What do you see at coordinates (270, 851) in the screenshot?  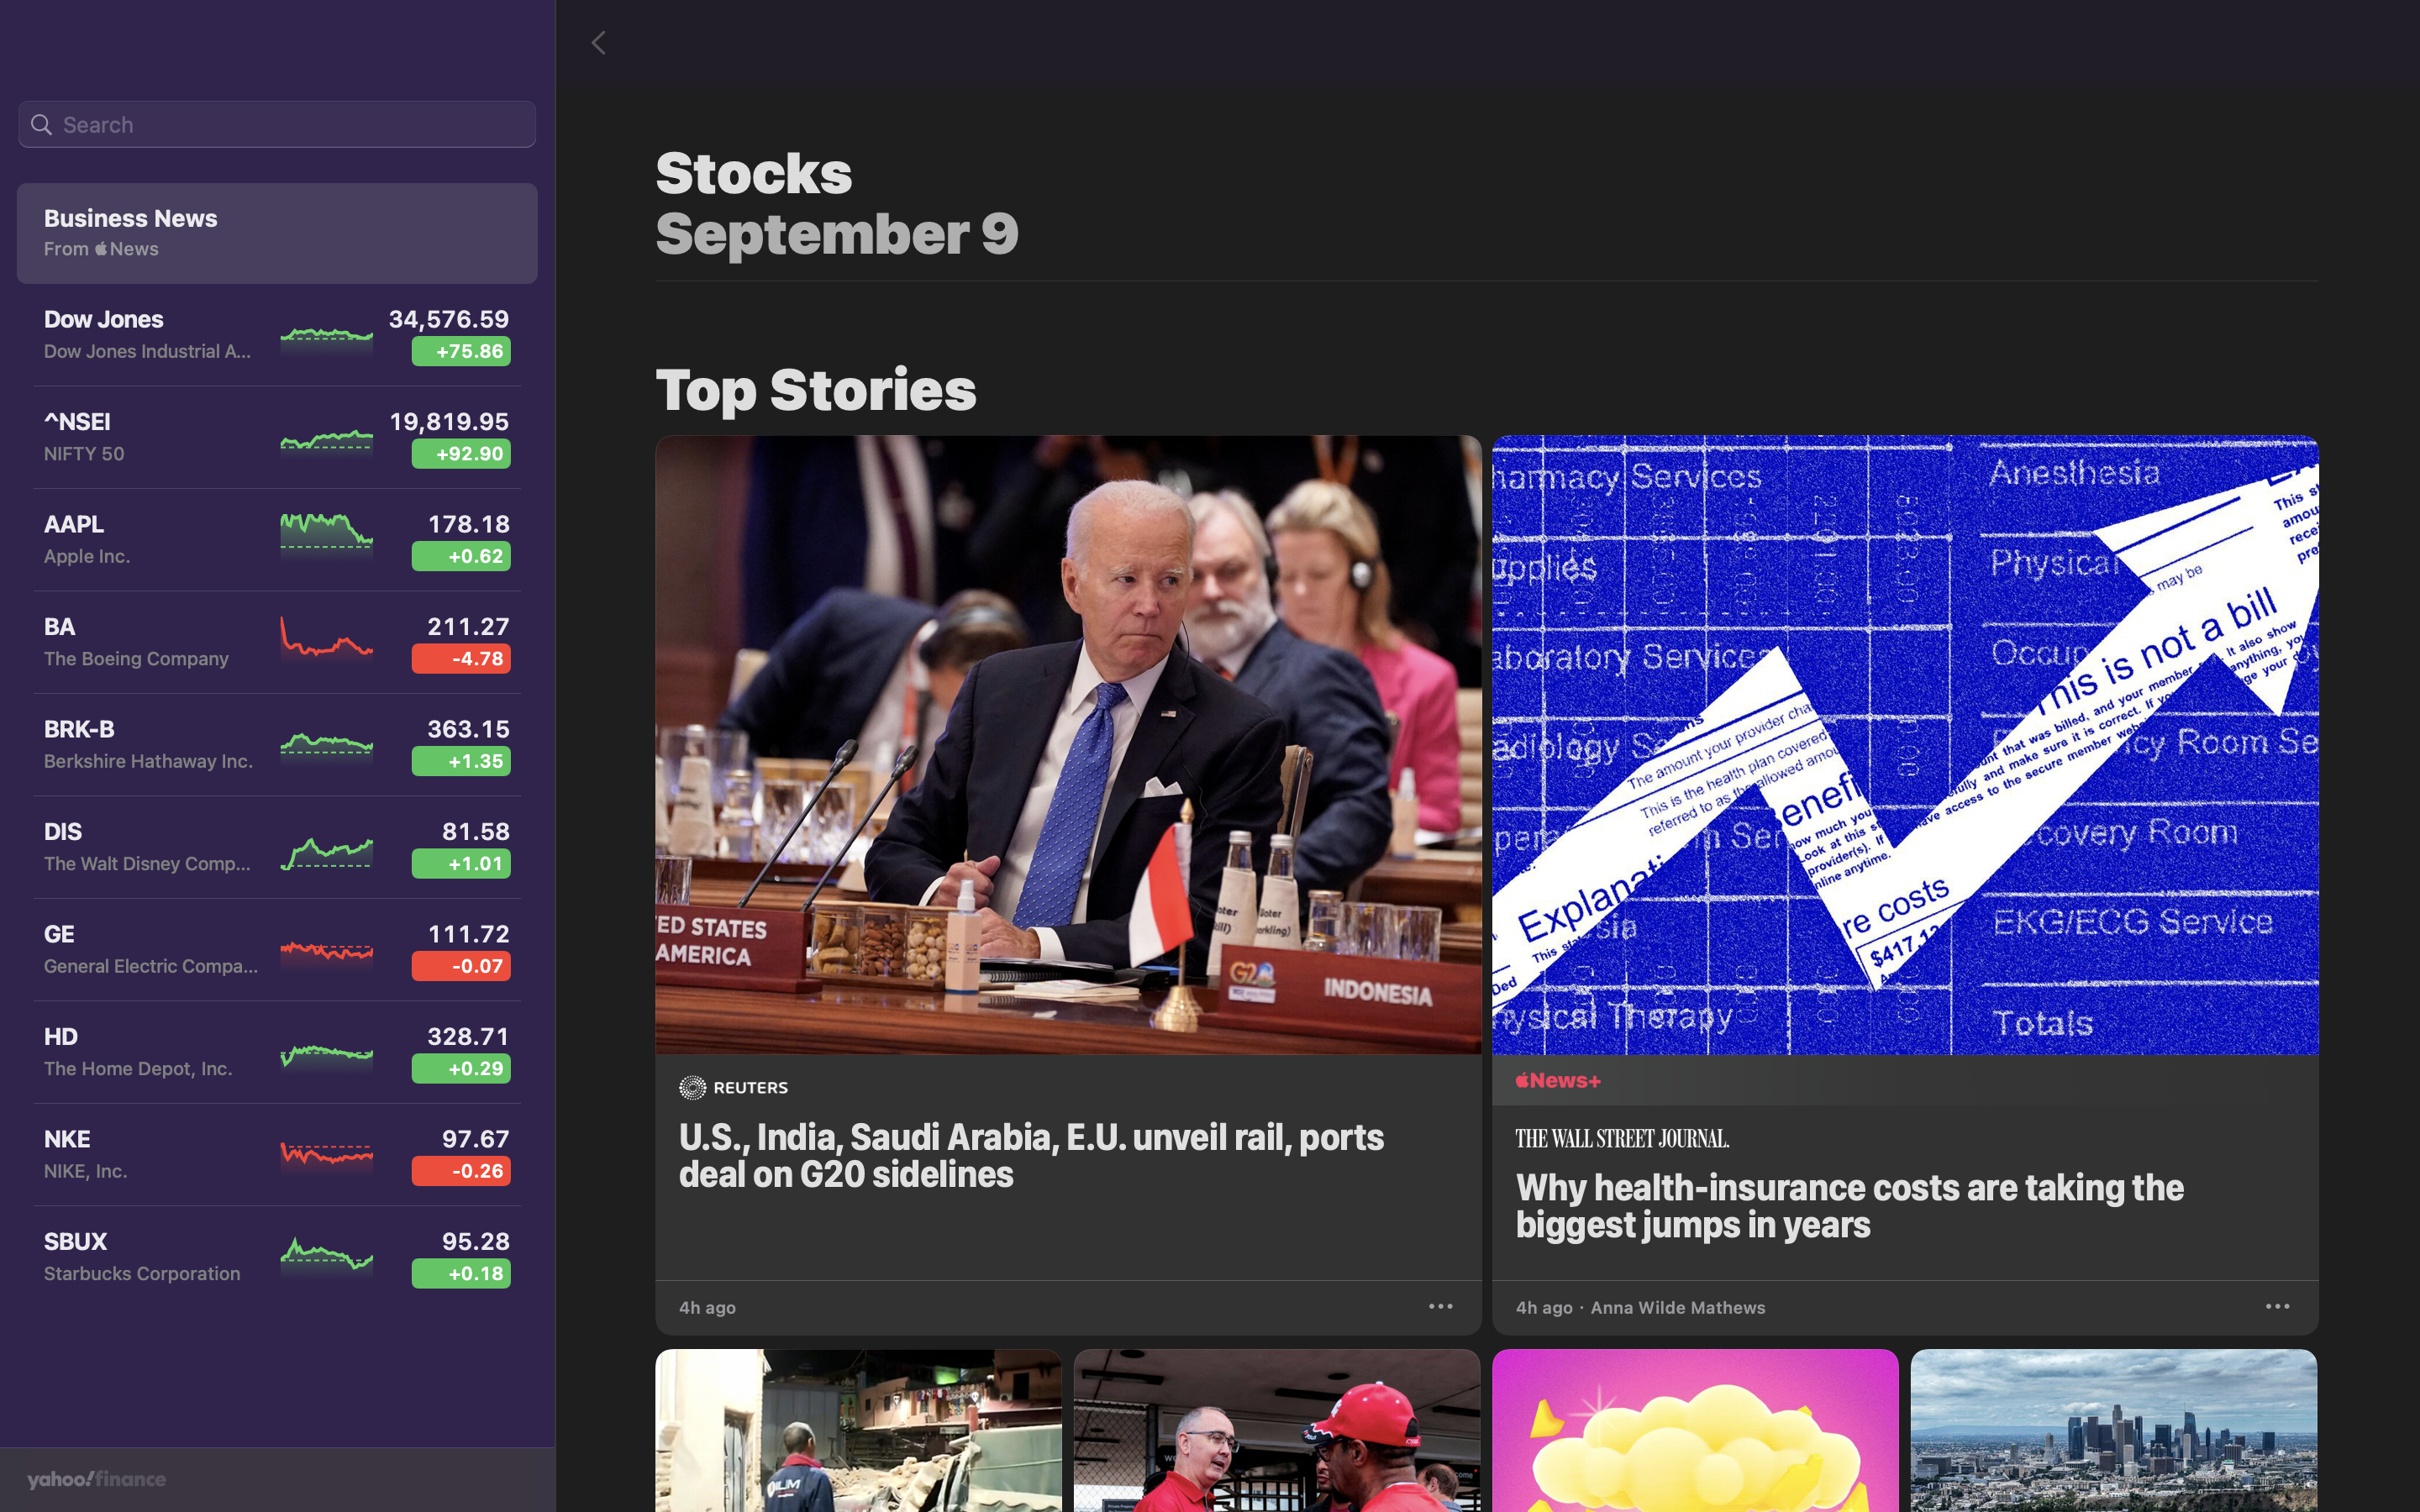 I see `the Walt Disney stock view` at bounding box center [270, 851].